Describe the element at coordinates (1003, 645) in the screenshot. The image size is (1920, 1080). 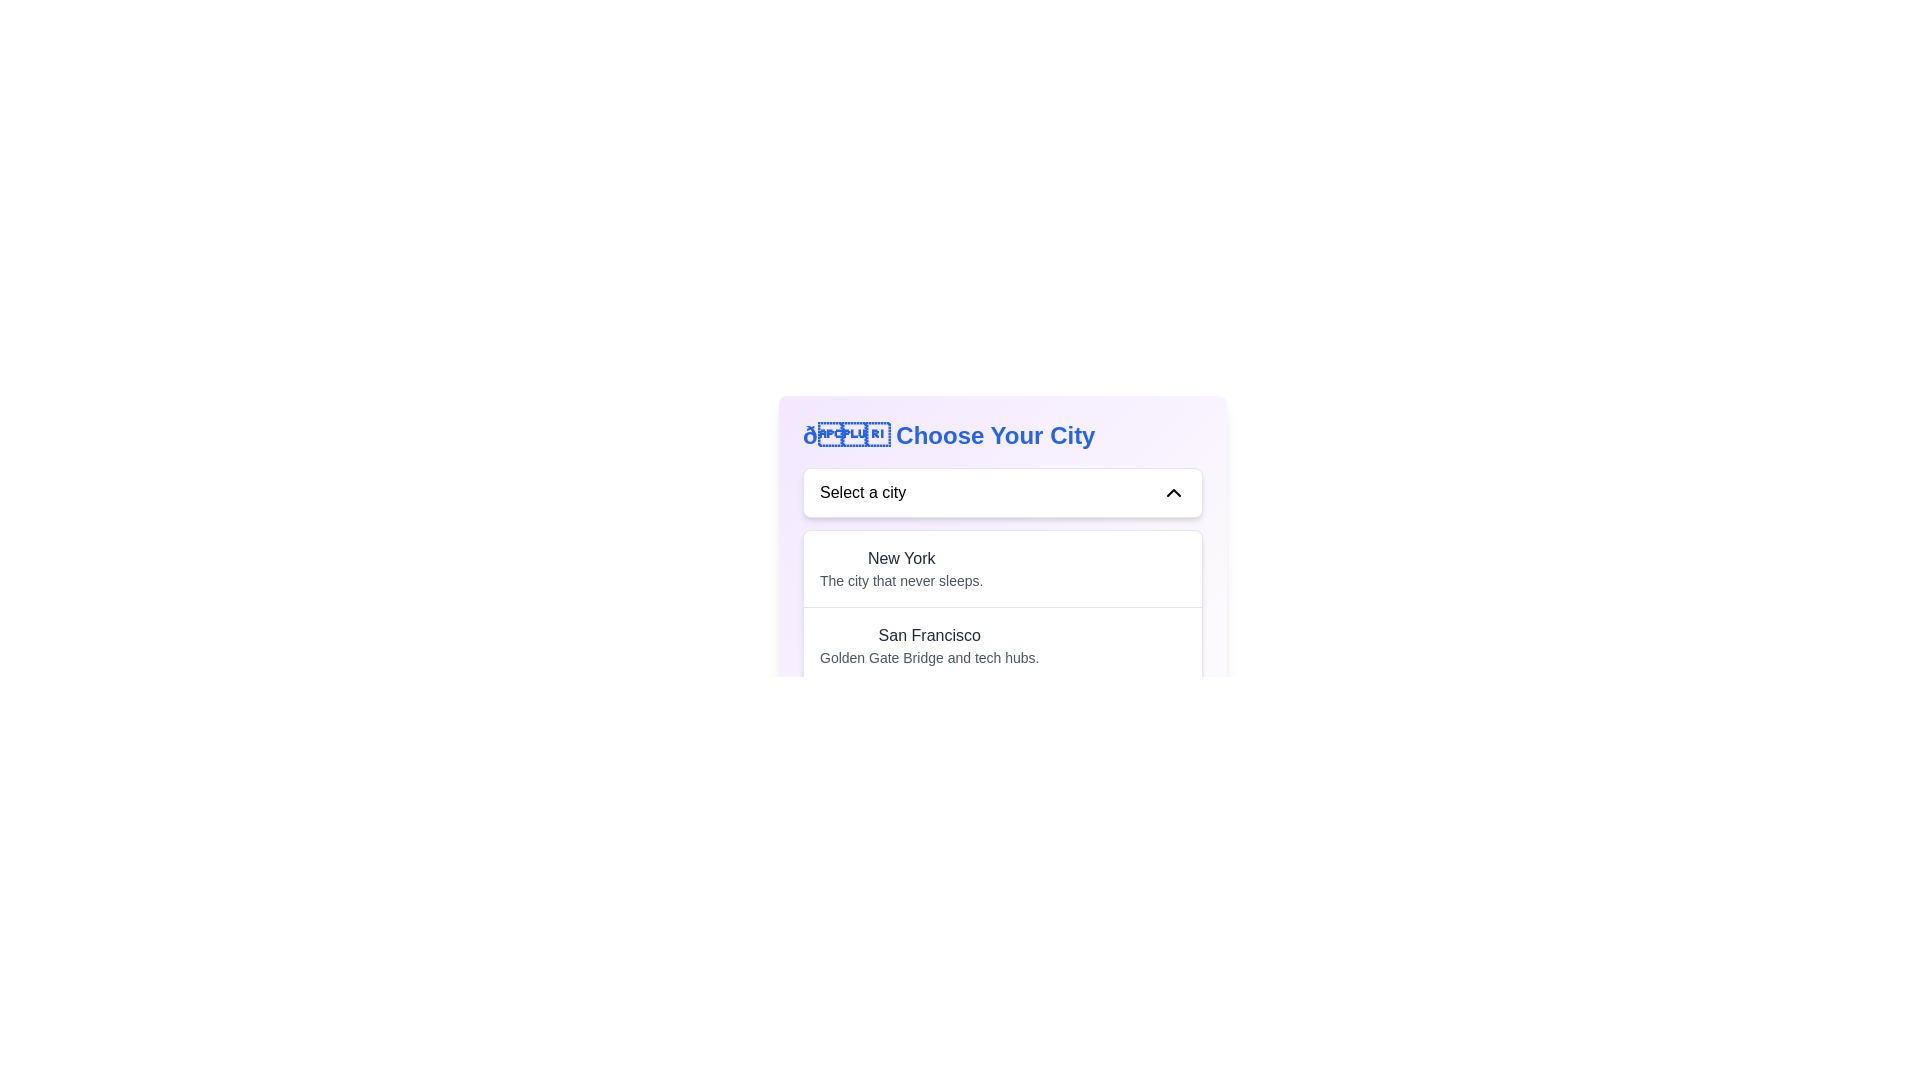
I see `the second list item representing 'San Francisco' in the city selection drop-down menu` at that location.